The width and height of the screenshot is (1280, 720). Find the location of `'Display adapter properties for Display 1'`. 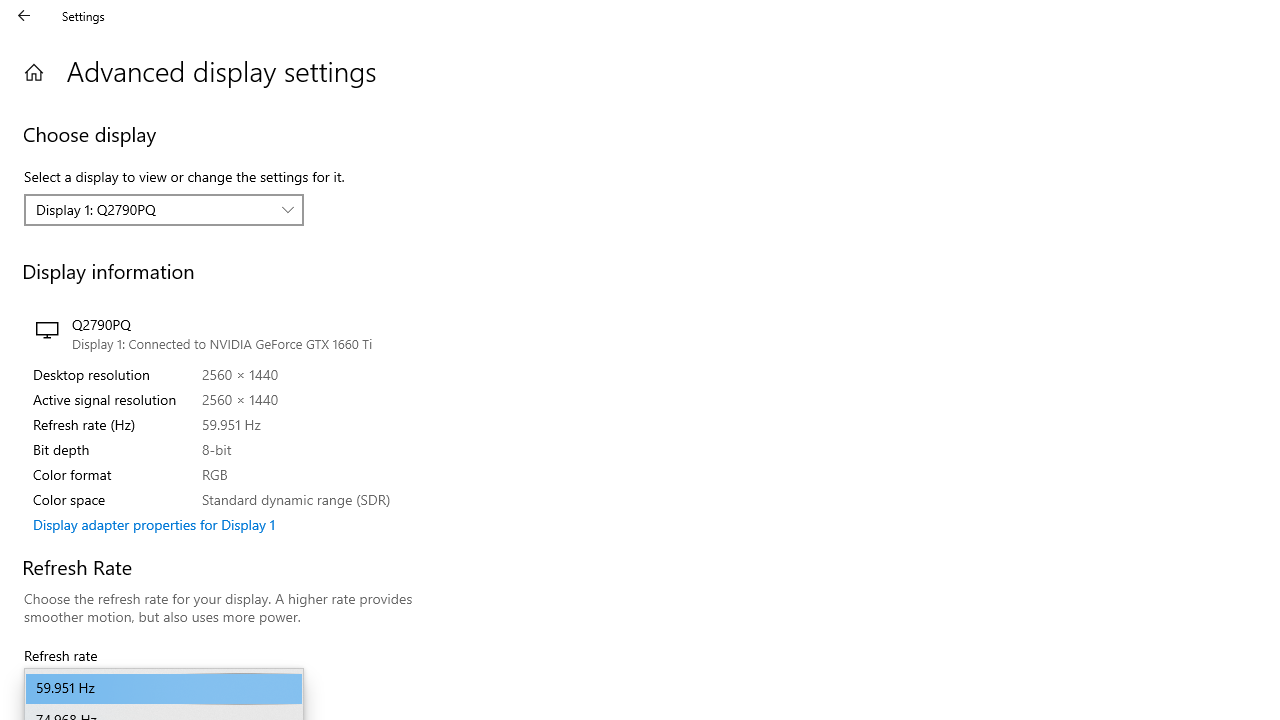

'Display adapter properties for Display 1' is located at coordinates (153, 523).